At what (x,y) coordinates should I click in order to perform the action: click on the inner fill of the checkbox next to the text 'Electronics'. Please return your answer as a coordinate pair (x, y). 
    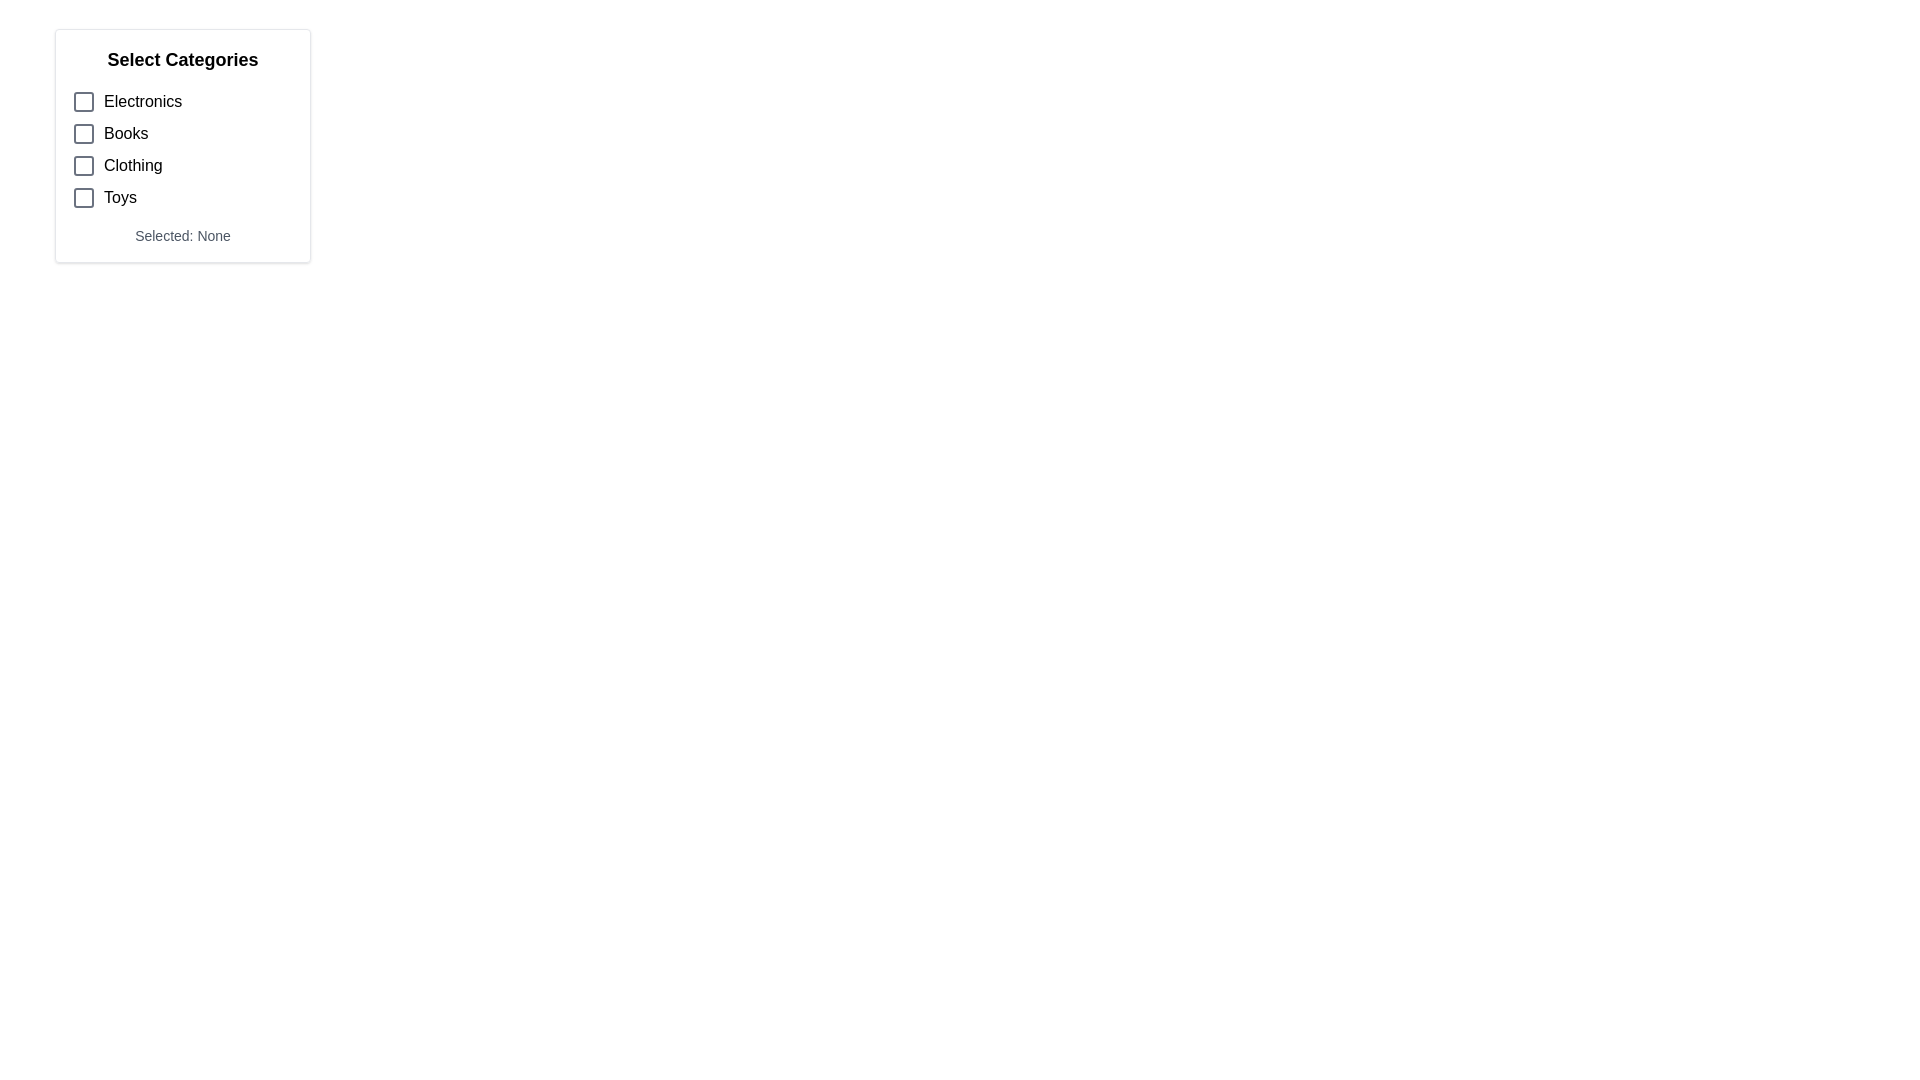
    Looking at the image, I should click on (82, 101).